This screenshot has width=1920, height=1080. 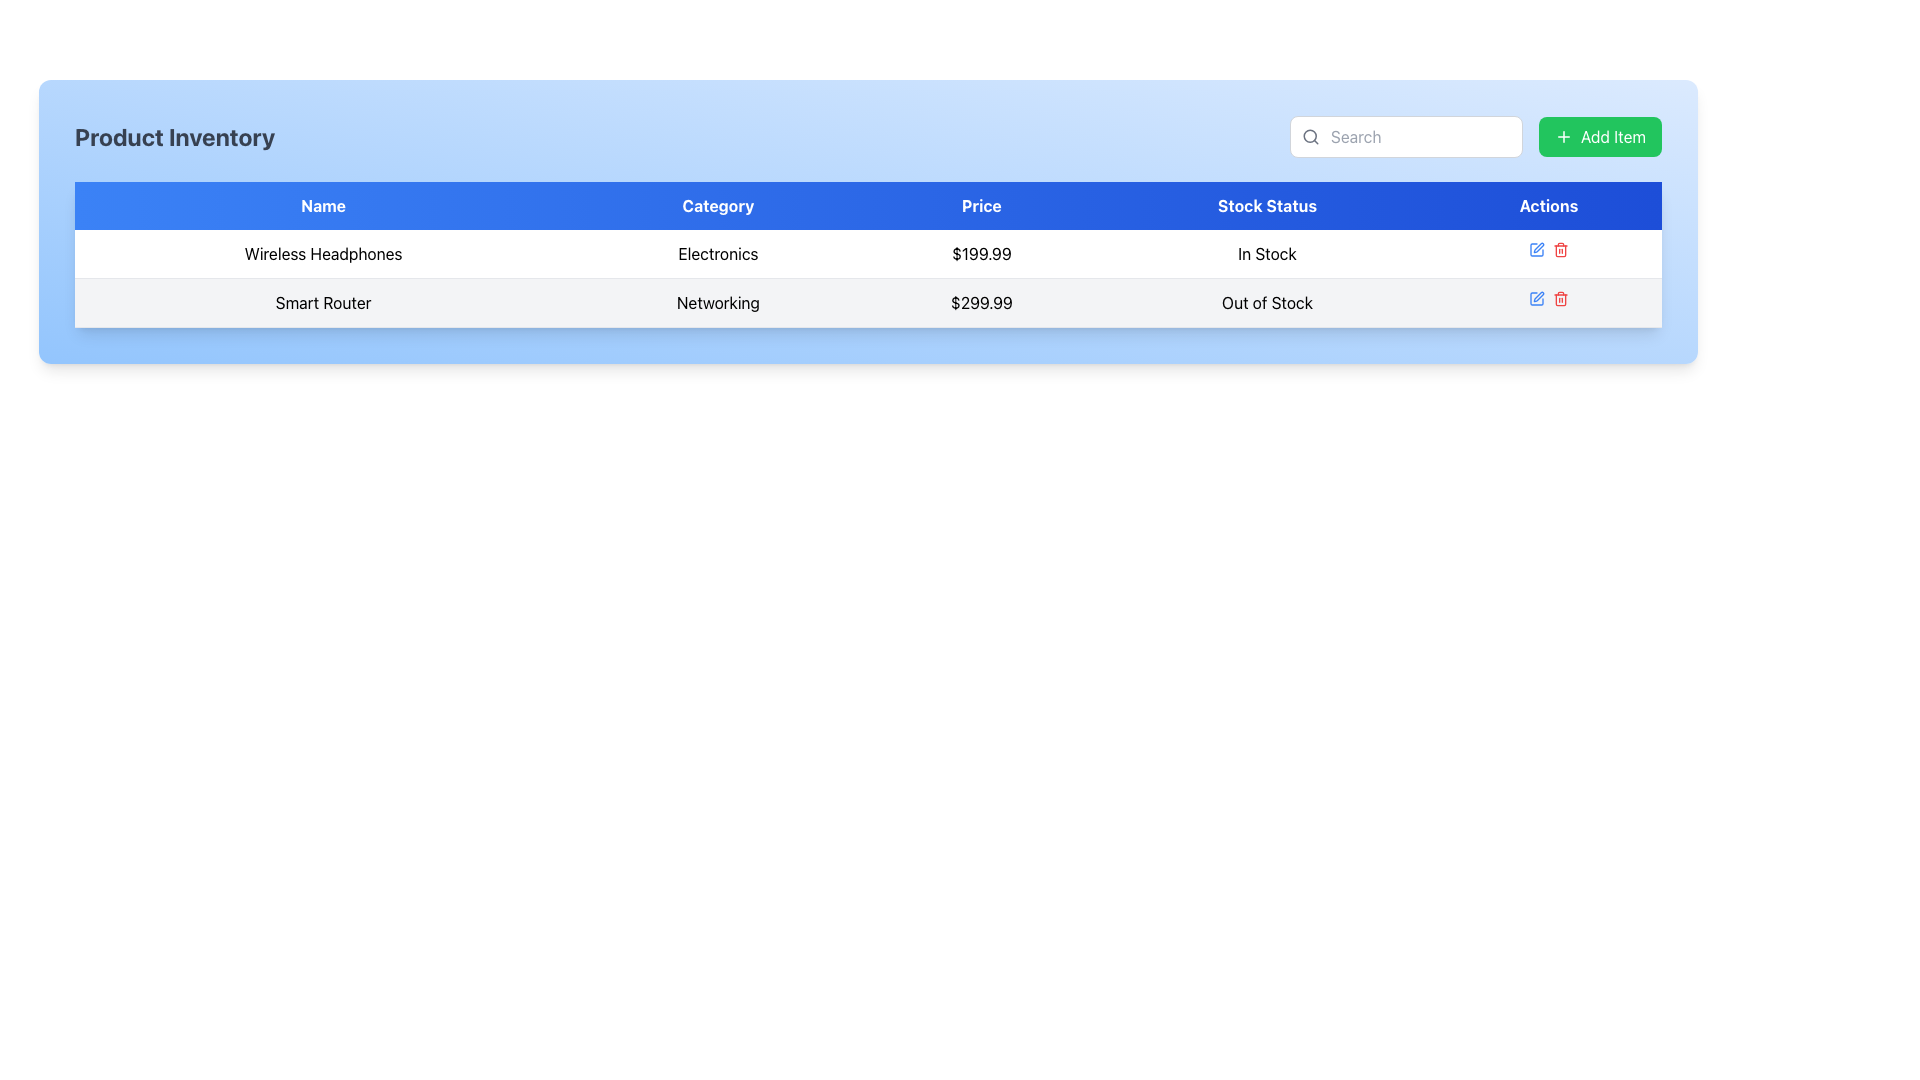 What do you see at coordinates (323, 303) in the screenshot?
I see `the 'Smart Router' text label in the second row of the table, which is displayed with black text and a light background` at bounding box center [323, 303].